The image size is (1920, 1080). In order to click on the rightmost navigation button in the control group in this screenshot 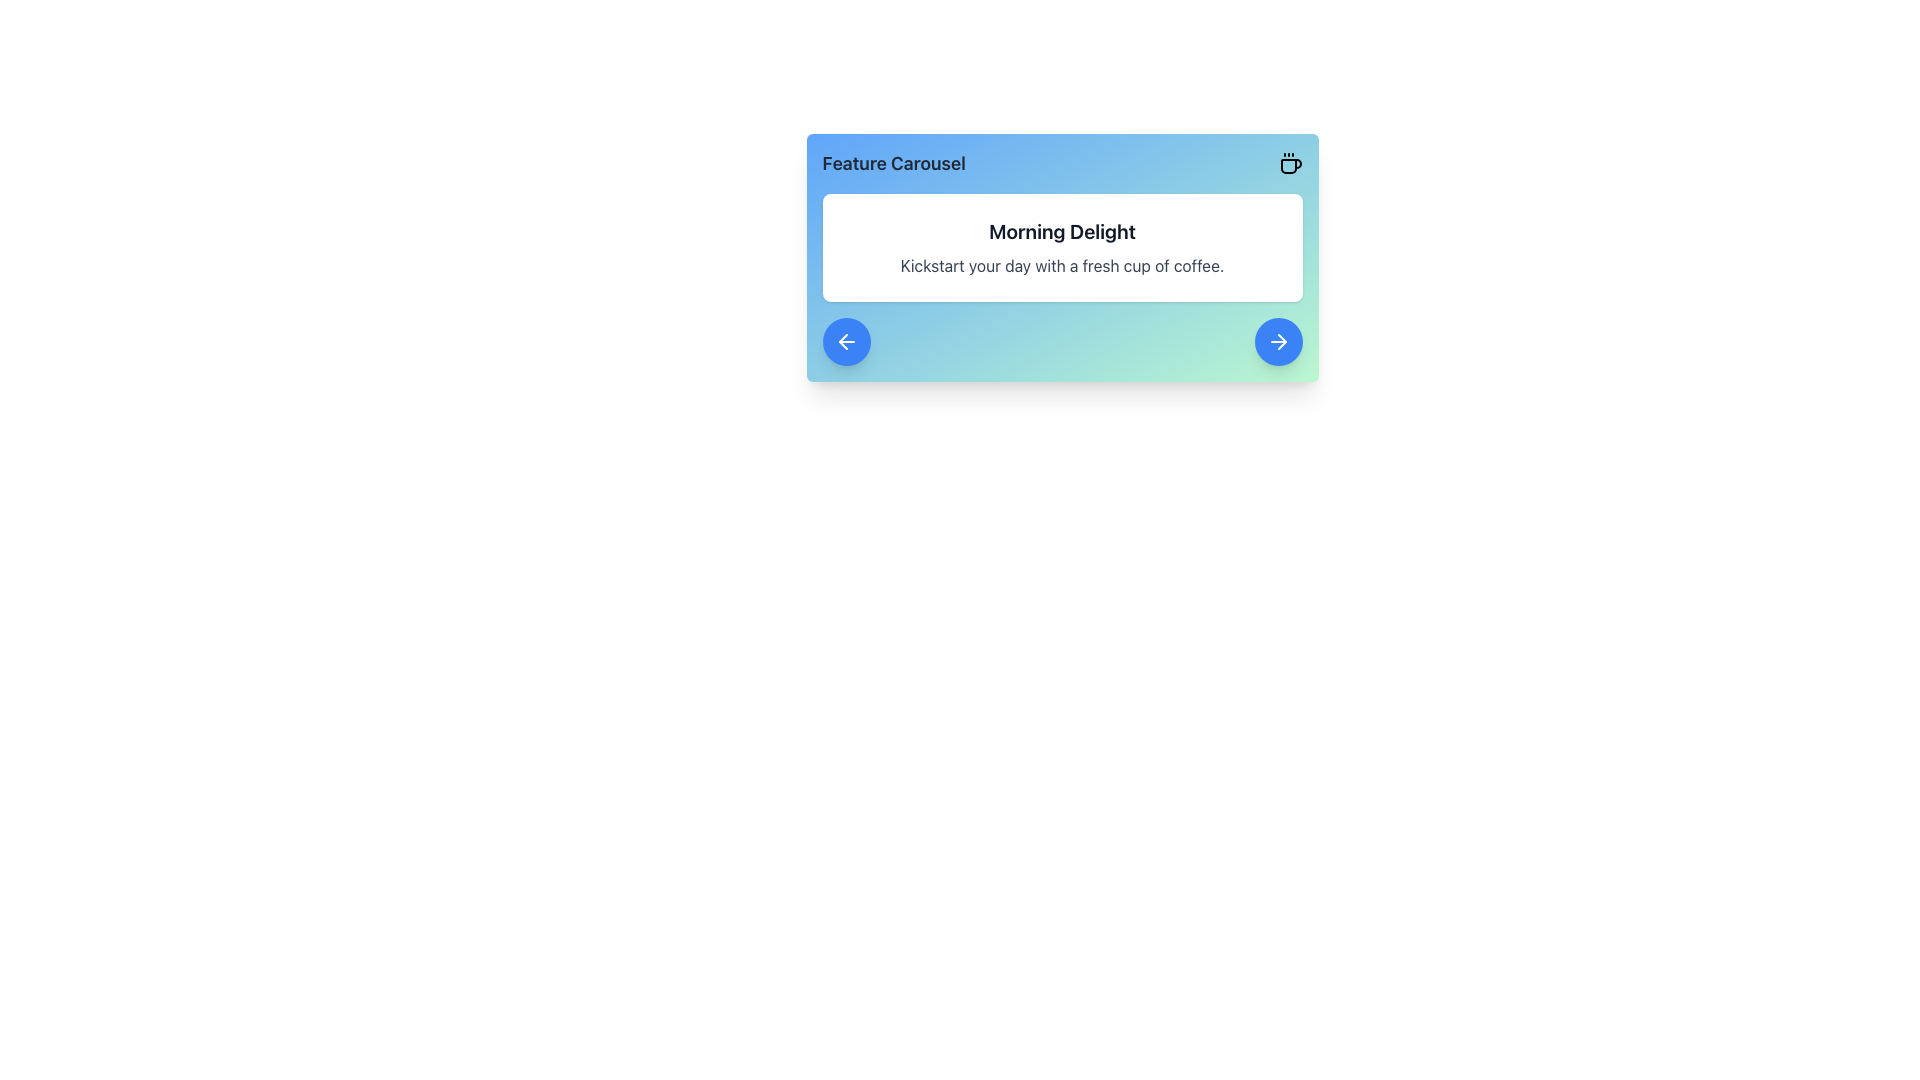, I will do `click(1277, 341)`.